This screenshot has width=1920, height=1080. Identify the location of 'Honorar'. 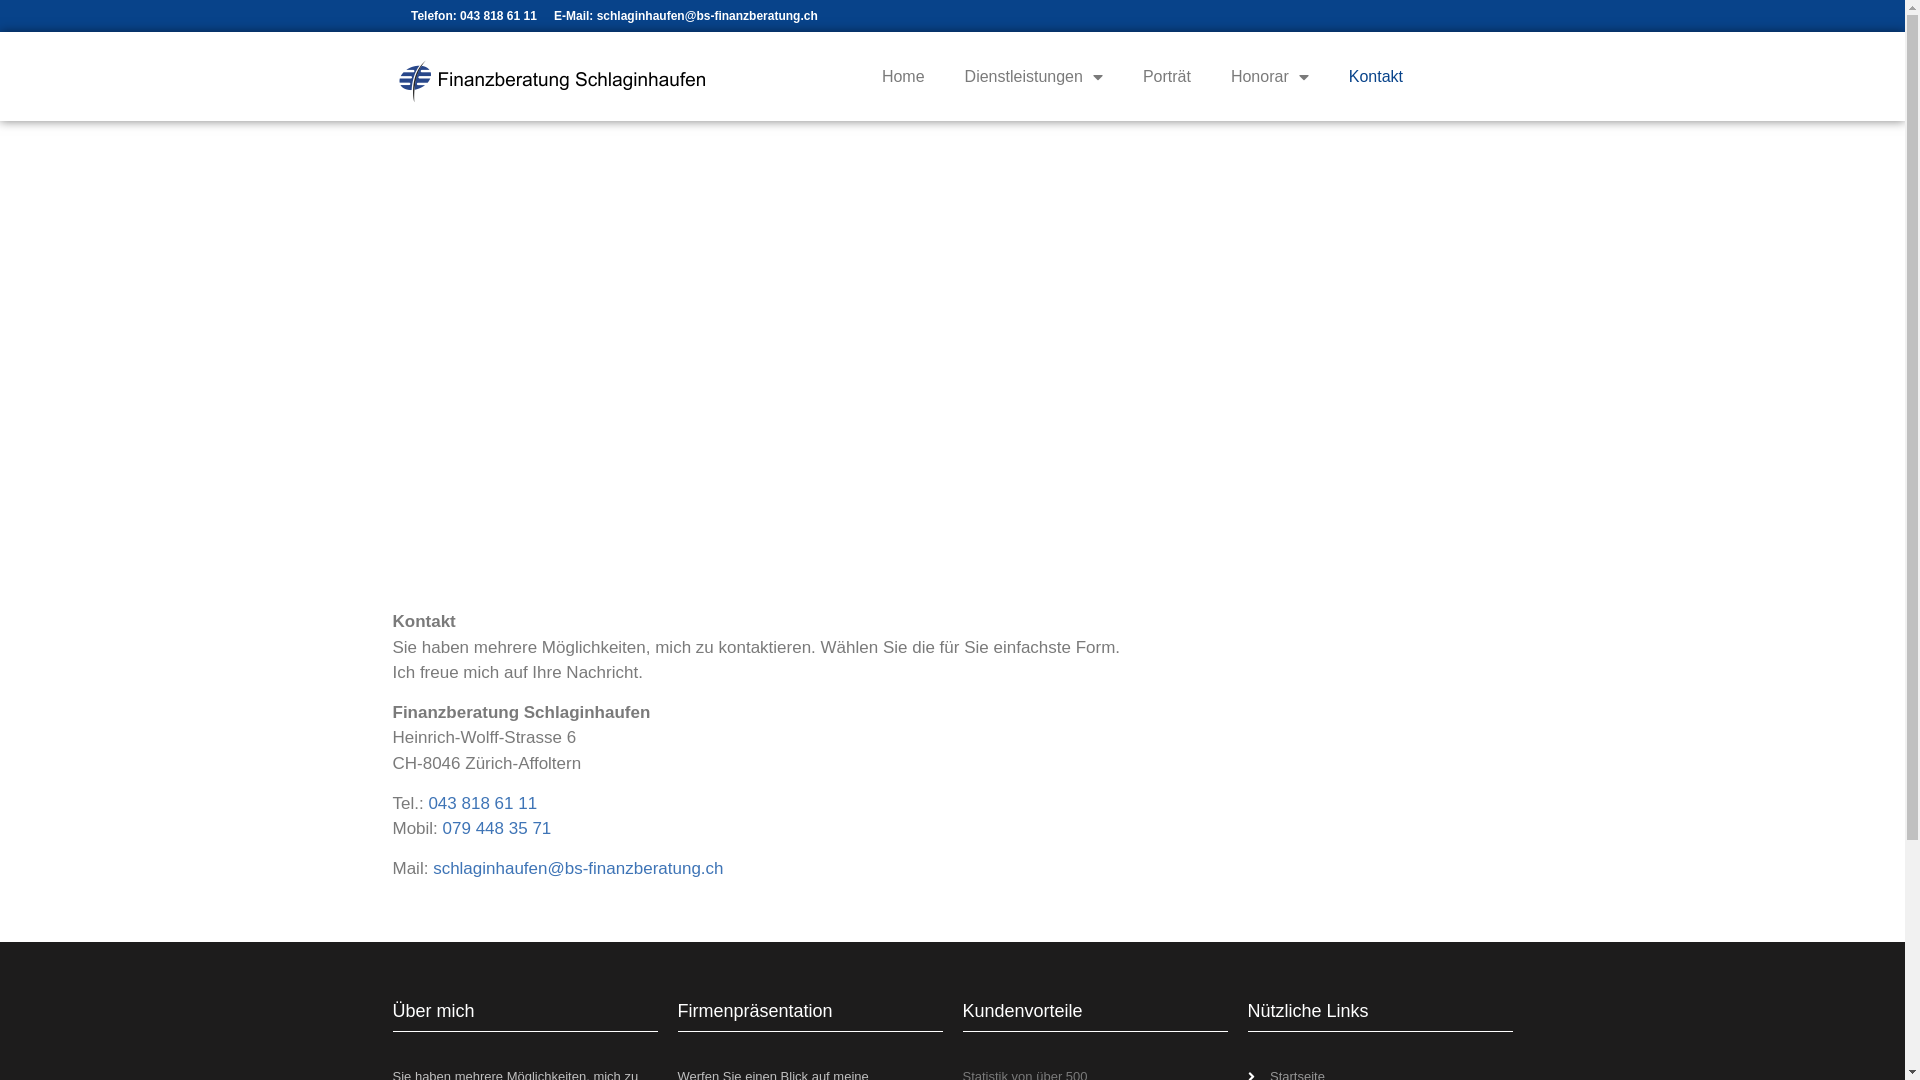
(1269, 76).